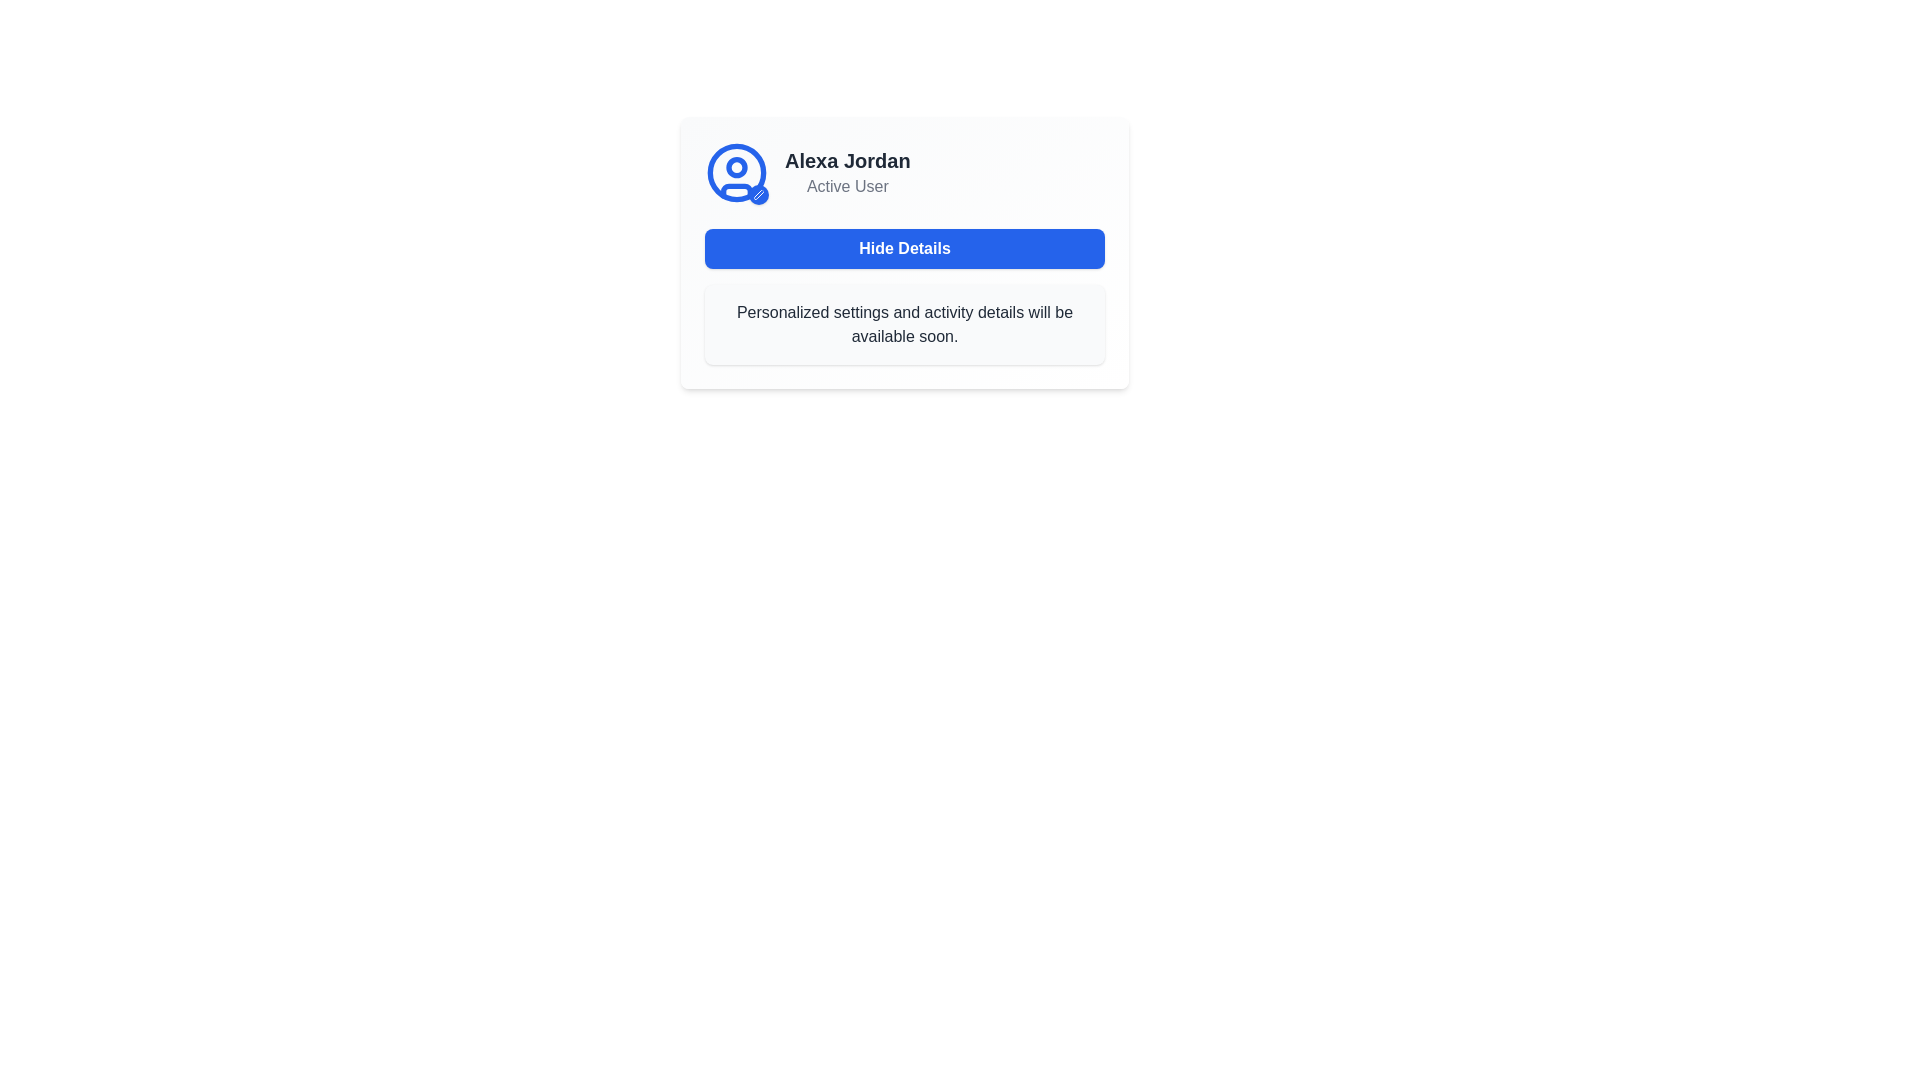 The width and height of the screenshot is (1920, 1080). Describe the element at coordinates (736, 191) in the screenshot. I see `the SVG graphical component located at the bottom-center area of the user profile image, which serves as a visual indicator or graphic enhancement` at that location.